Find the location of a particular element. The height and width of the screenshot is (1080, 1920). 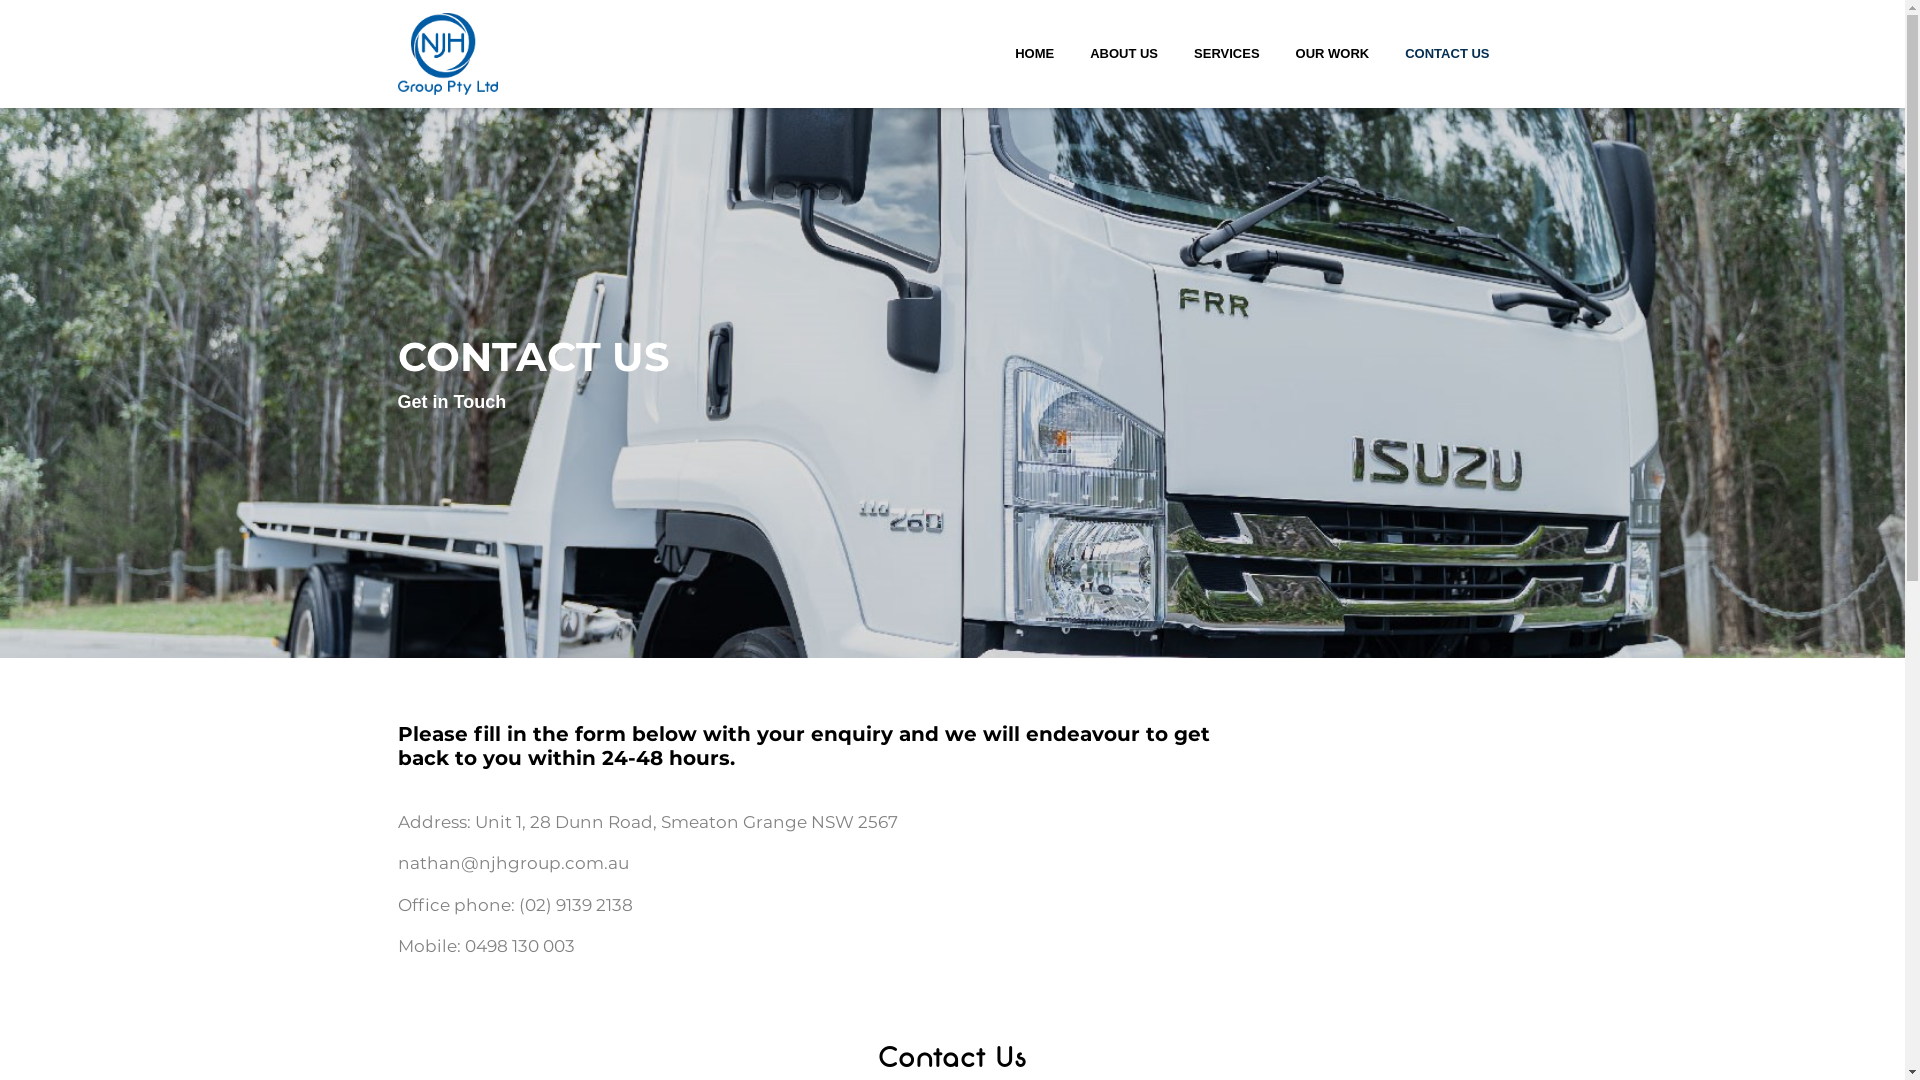

'ABOUT US' is located at coordinates (1123, 53).